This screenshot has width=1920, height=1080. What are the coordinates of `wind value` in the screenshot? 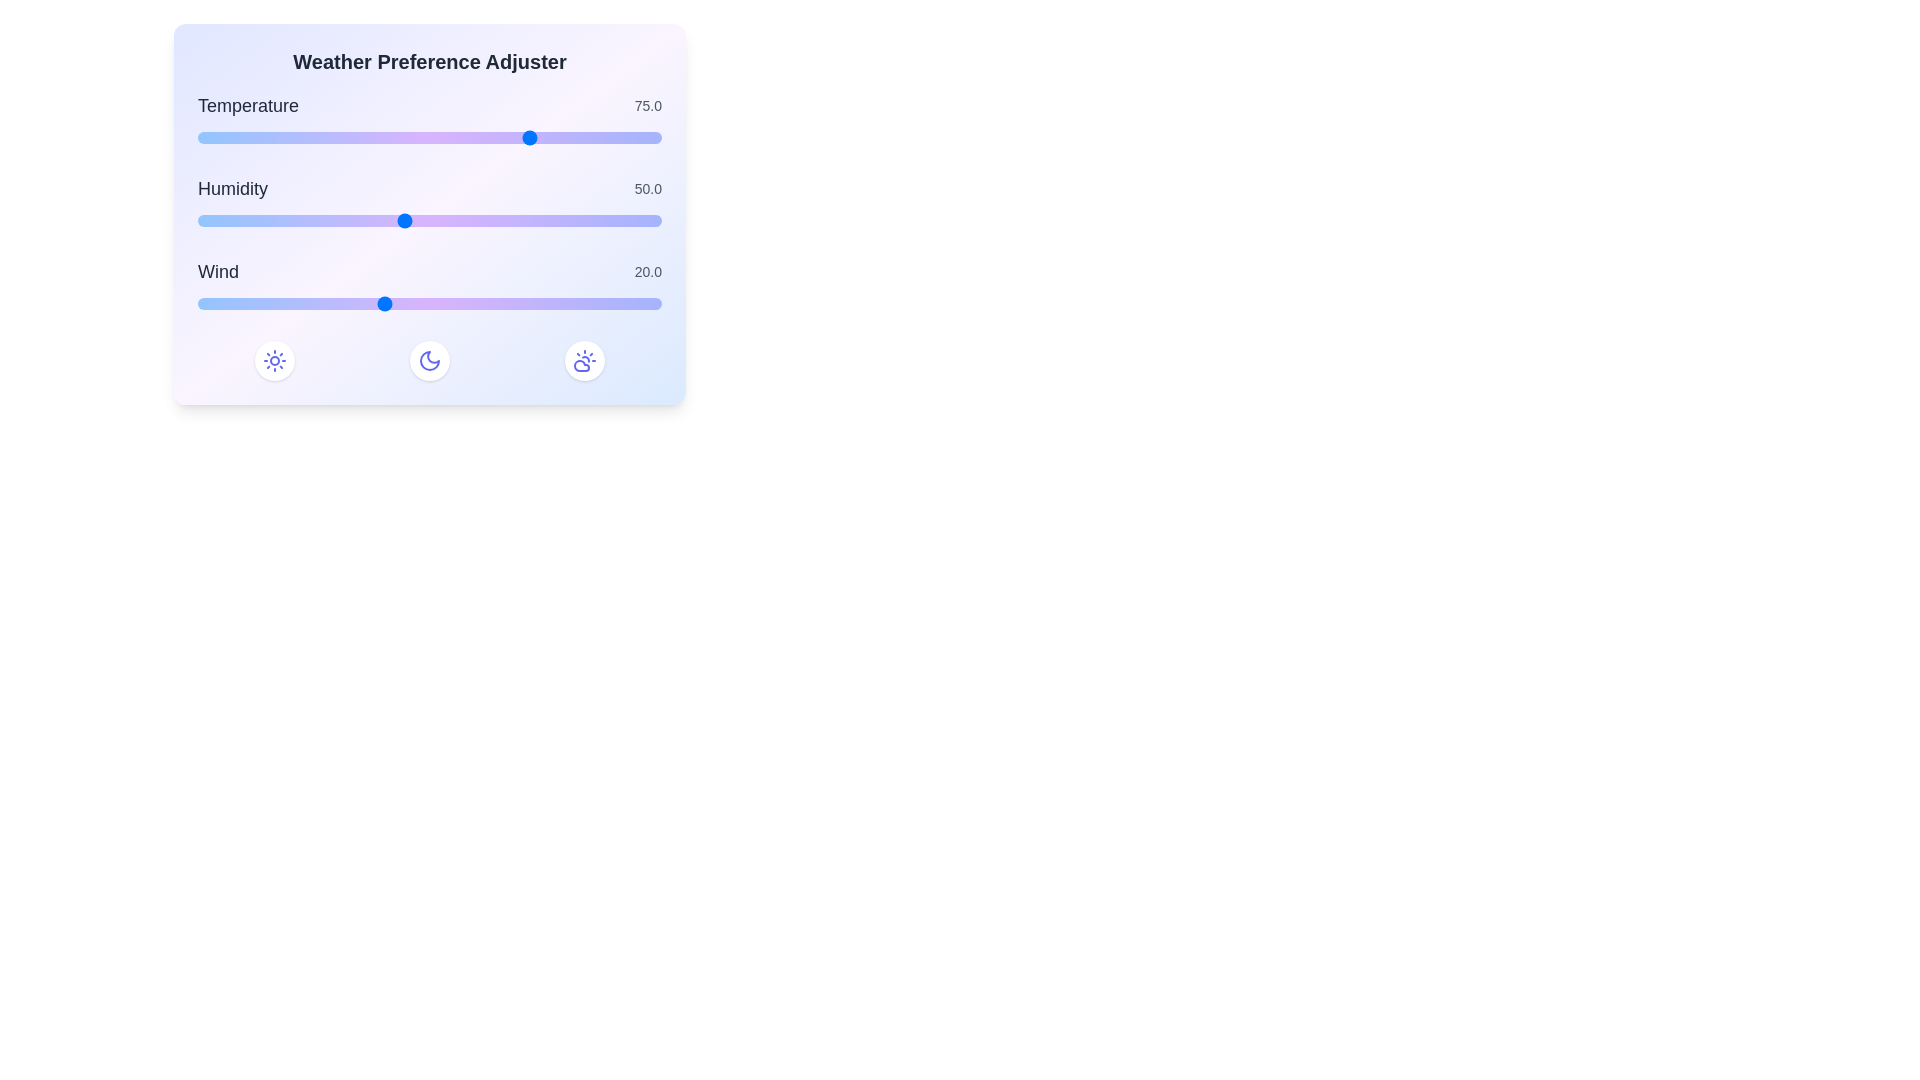 It's located at (541, 304).